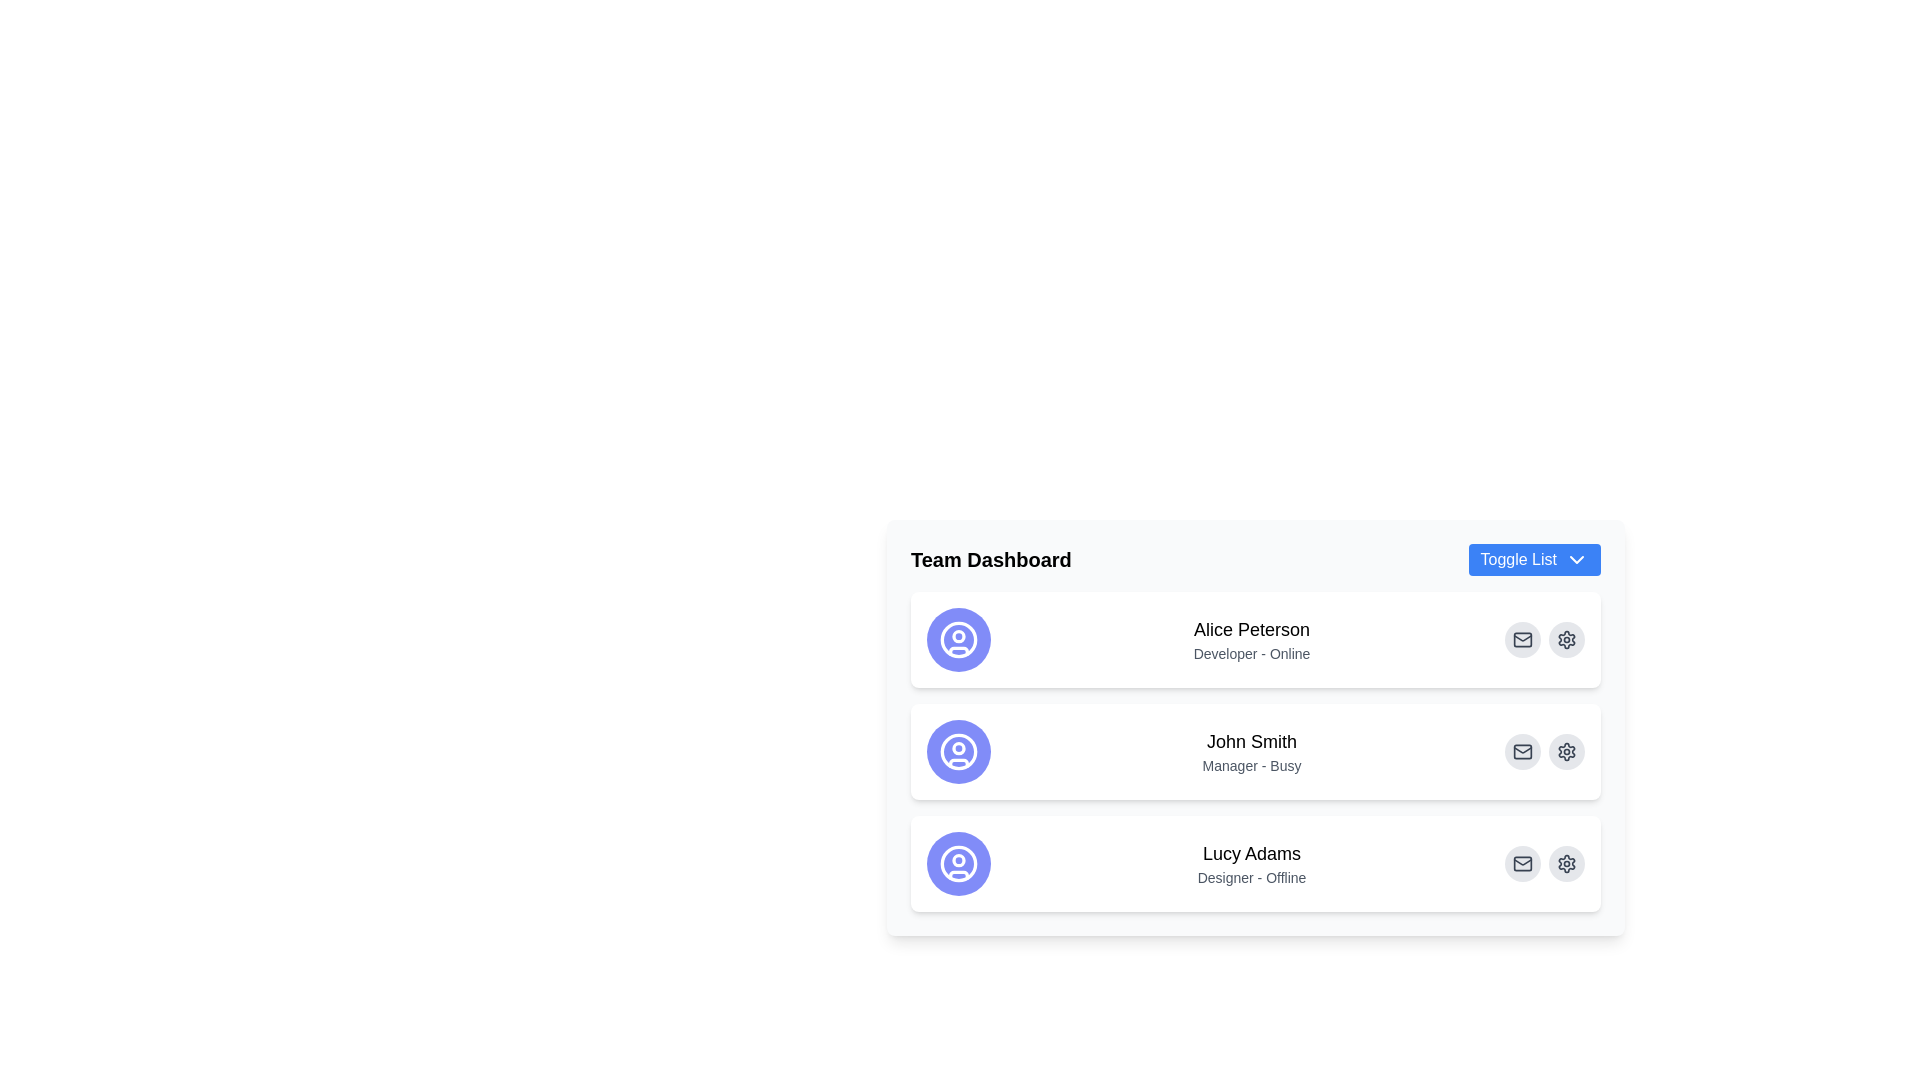 Image resolution: width=1920 pixels, height=1080 pixels. What do you see at coordinates (1251, 765) in the screenshot?
I see `the text label displaying 'Manager - Busy', which is styled with a small gray font and located beneath the header 'John Smith' in the central user panel` at bounding box center [1251, 765].